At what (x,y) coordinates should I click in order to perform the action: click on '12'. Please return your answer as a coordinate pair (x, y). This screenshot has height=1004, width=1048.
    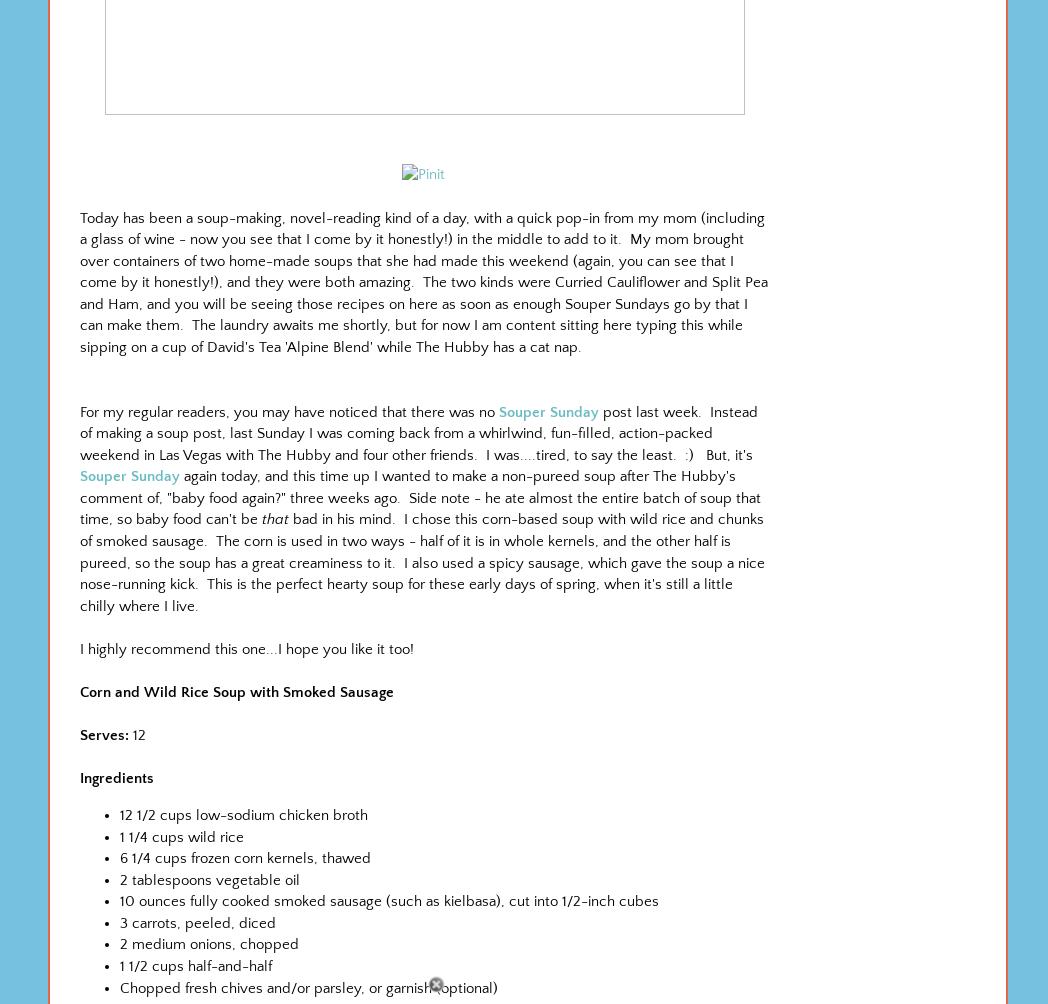
    Looking at the image, I should click on (139, 734).